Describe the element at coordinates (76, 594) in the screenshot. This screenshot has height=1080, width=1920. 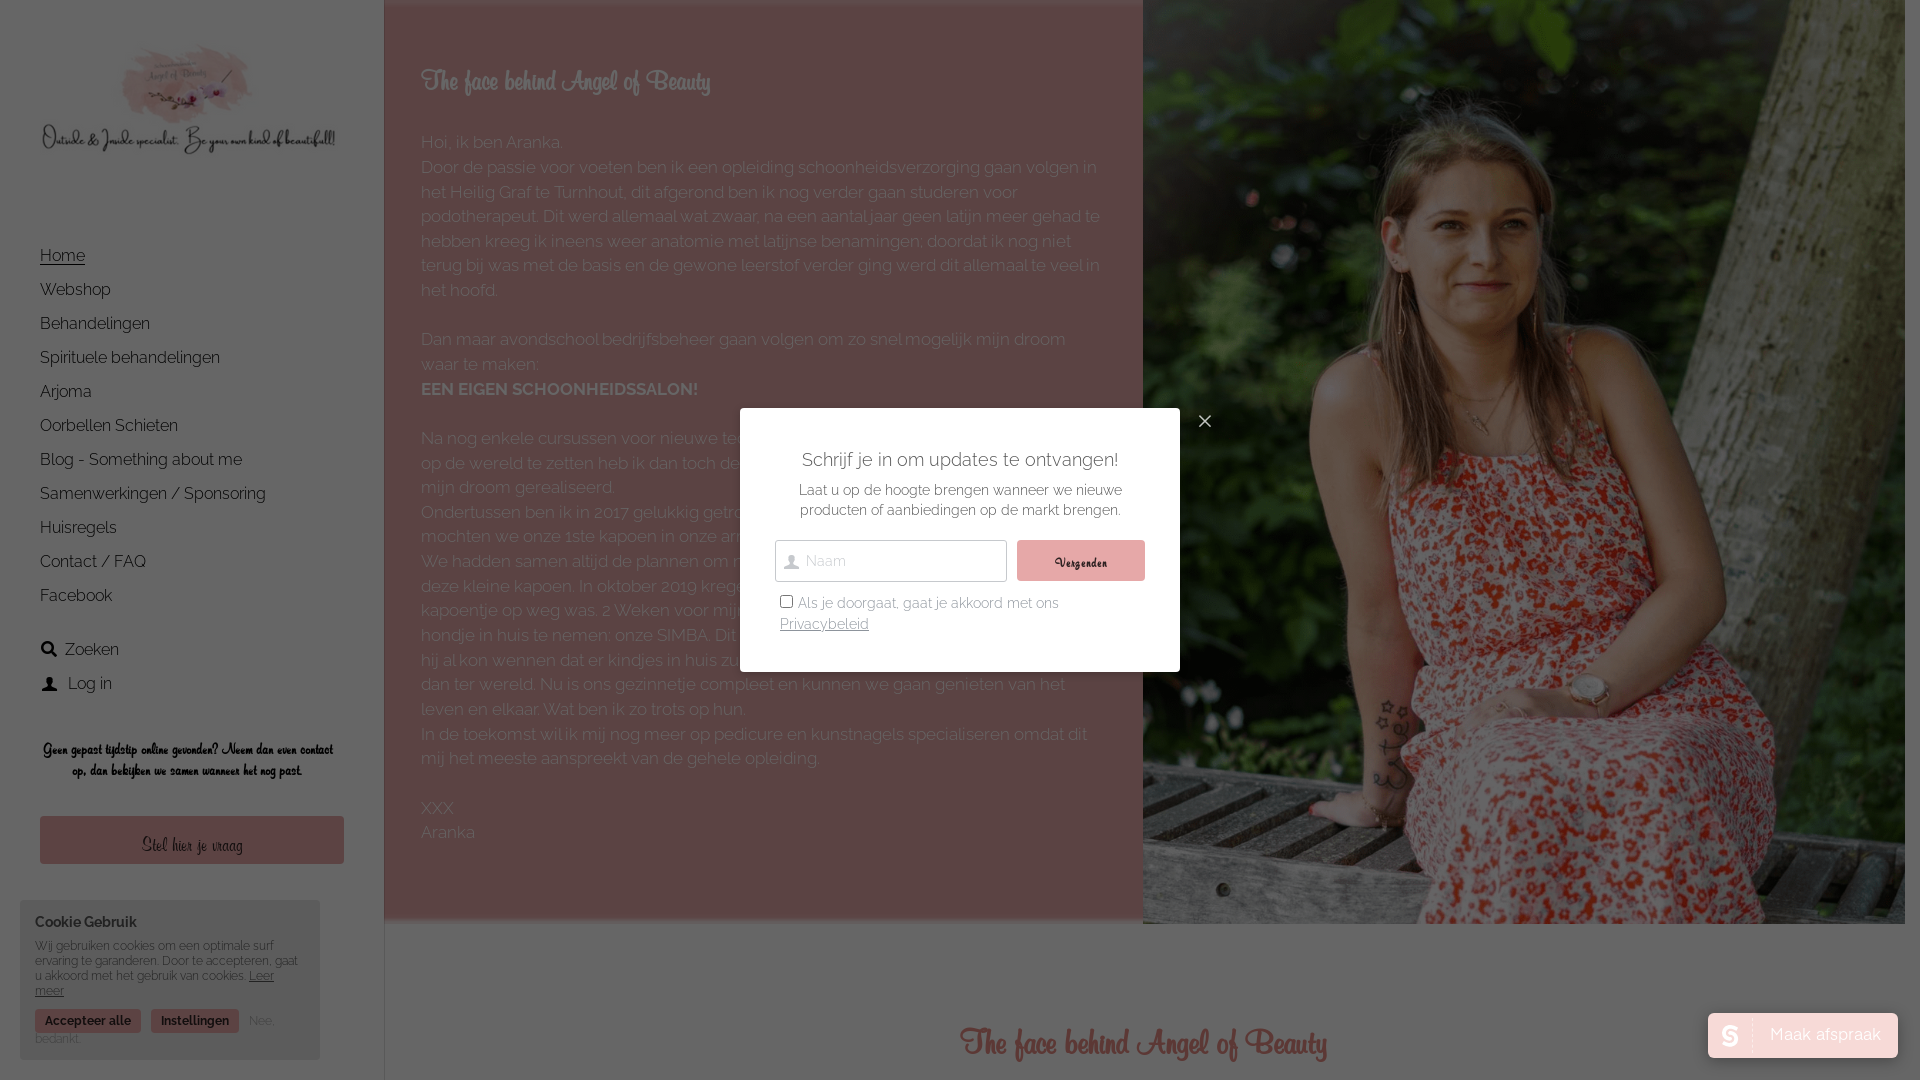
I see `'Facebook'` at that location.